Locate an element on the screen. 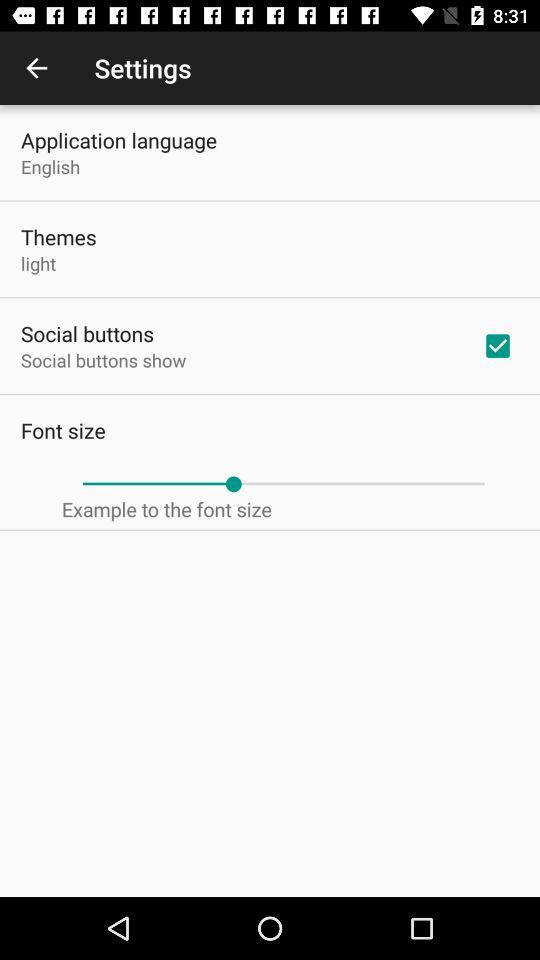 The image size is (540, 960). the item next to the settings icon is located at coordinates (36, 68).